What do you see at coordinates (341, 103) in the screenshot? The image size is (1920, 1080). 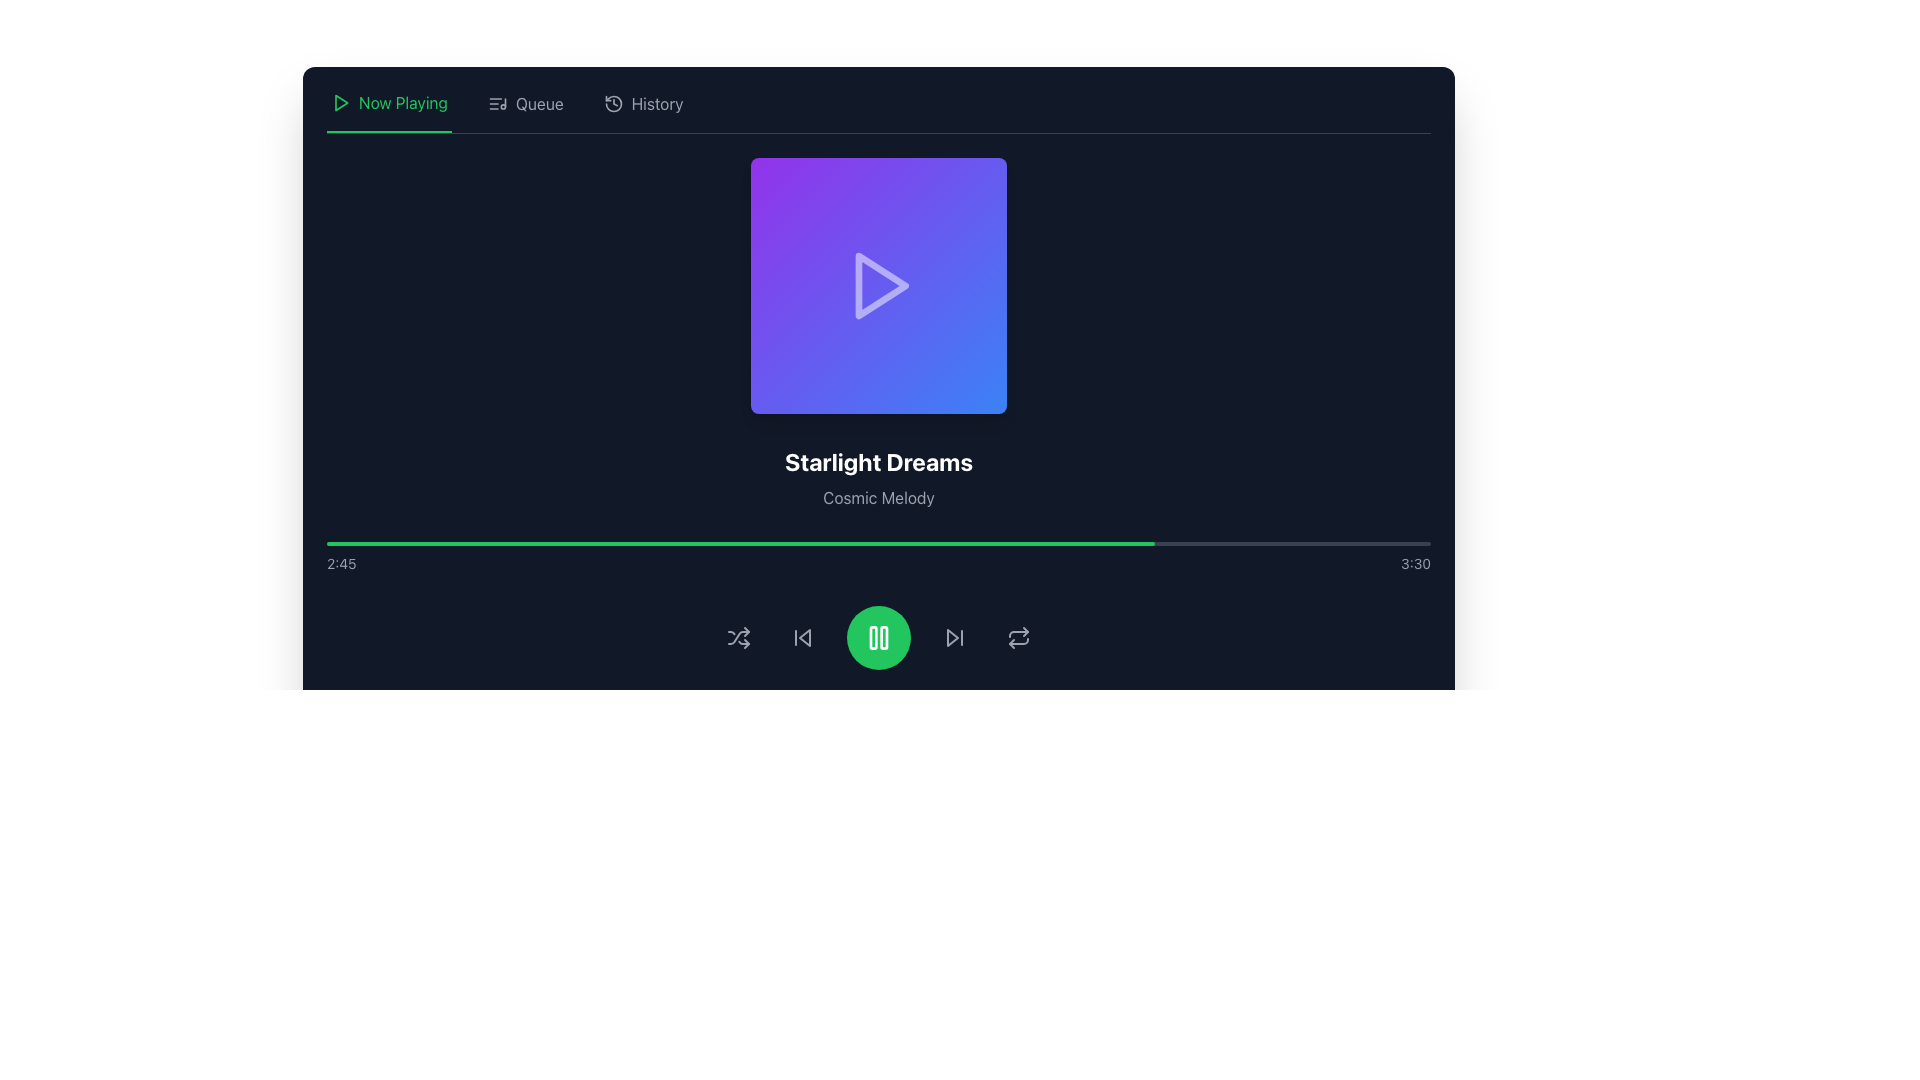 I see `the play or forward action icon located in the left area of the header section, near the 'Now Playing' label` at bounding box center [341, 103].